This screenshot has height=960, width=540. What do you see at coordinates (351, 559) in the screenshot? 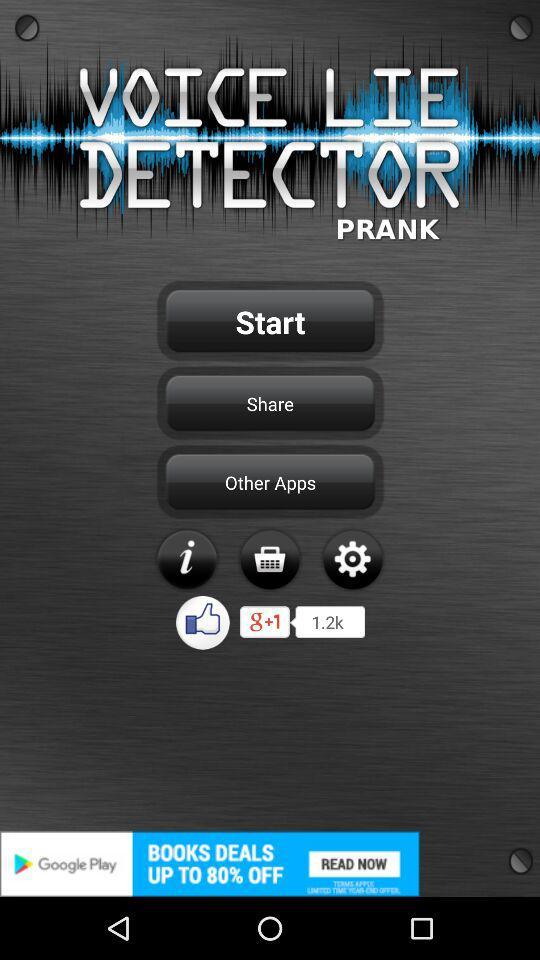
I see `setting` at bounding box center [351, 559].